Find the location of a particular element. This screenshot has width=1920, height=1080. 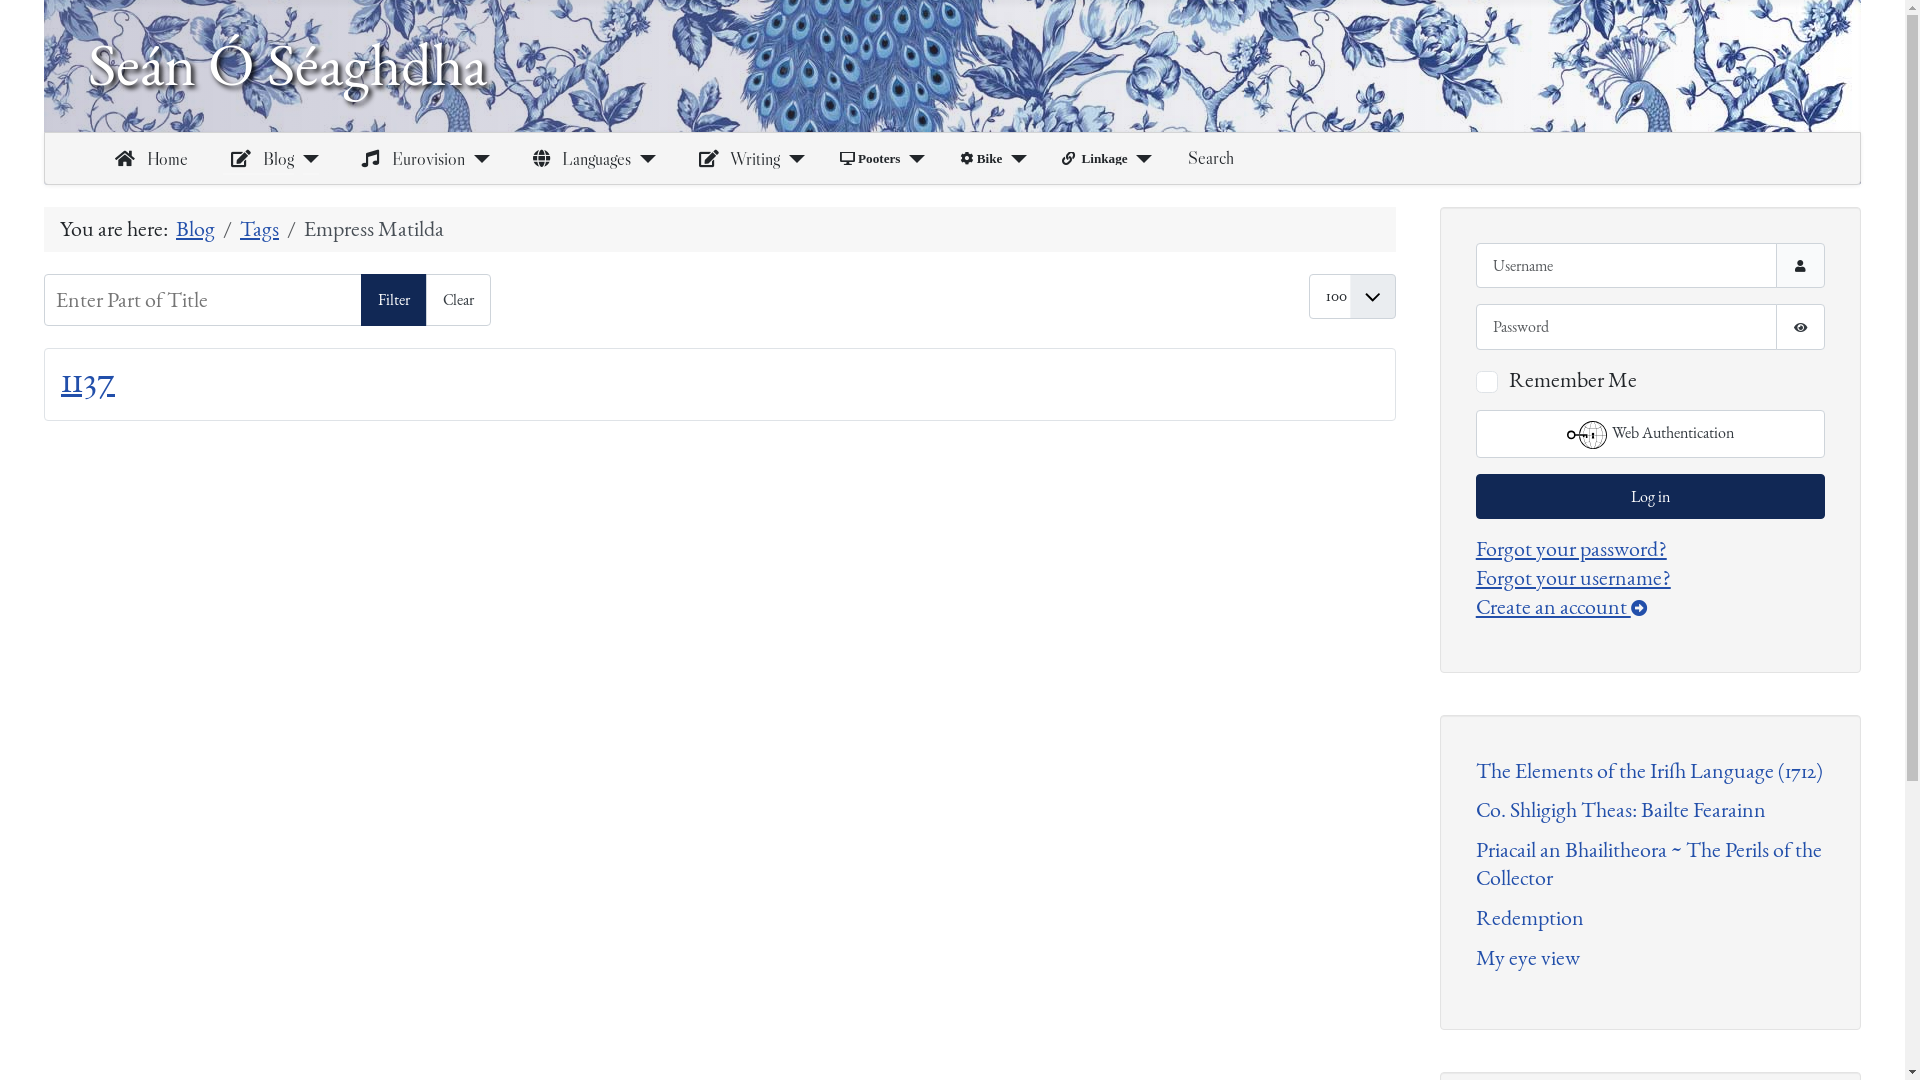

'Languages' is located at coordinates (576, 157).